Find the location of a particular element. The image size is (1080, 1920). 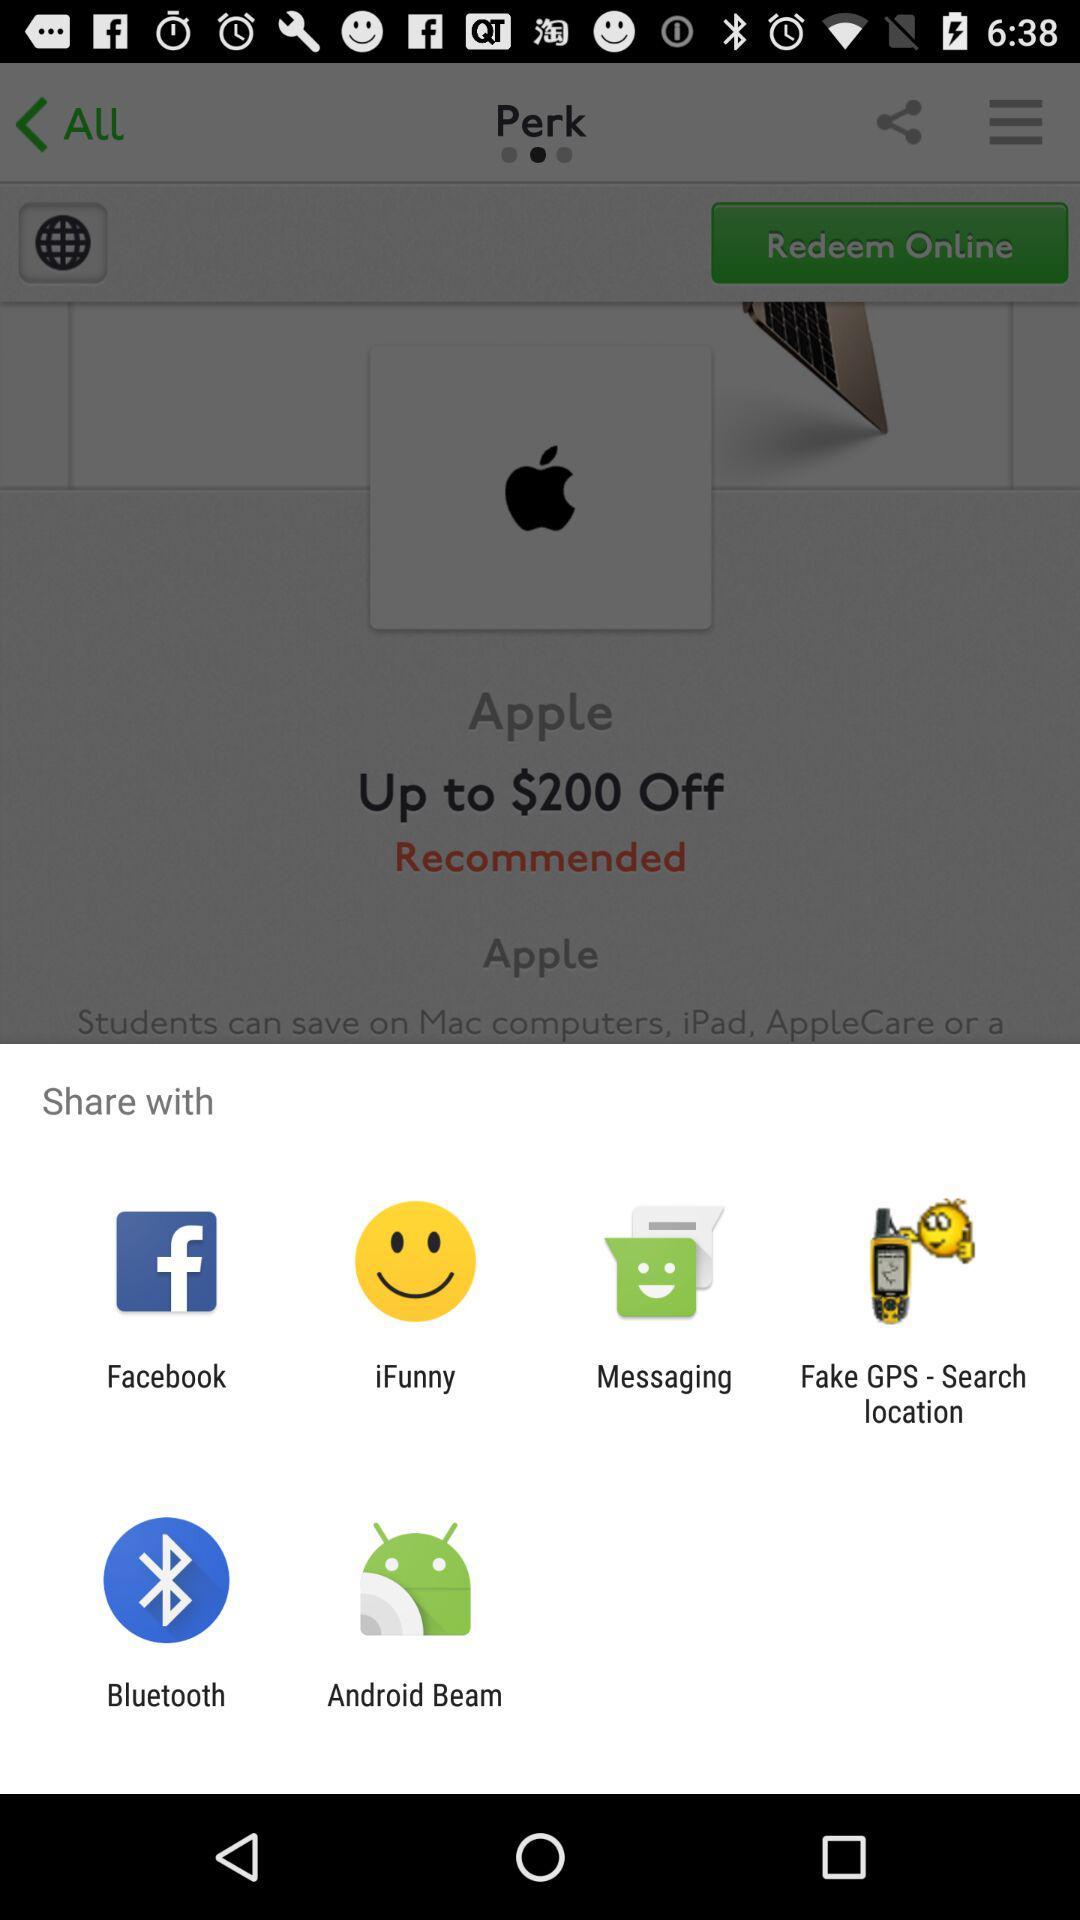

the item next to facebook icon is located at coordinates (414, 1392).